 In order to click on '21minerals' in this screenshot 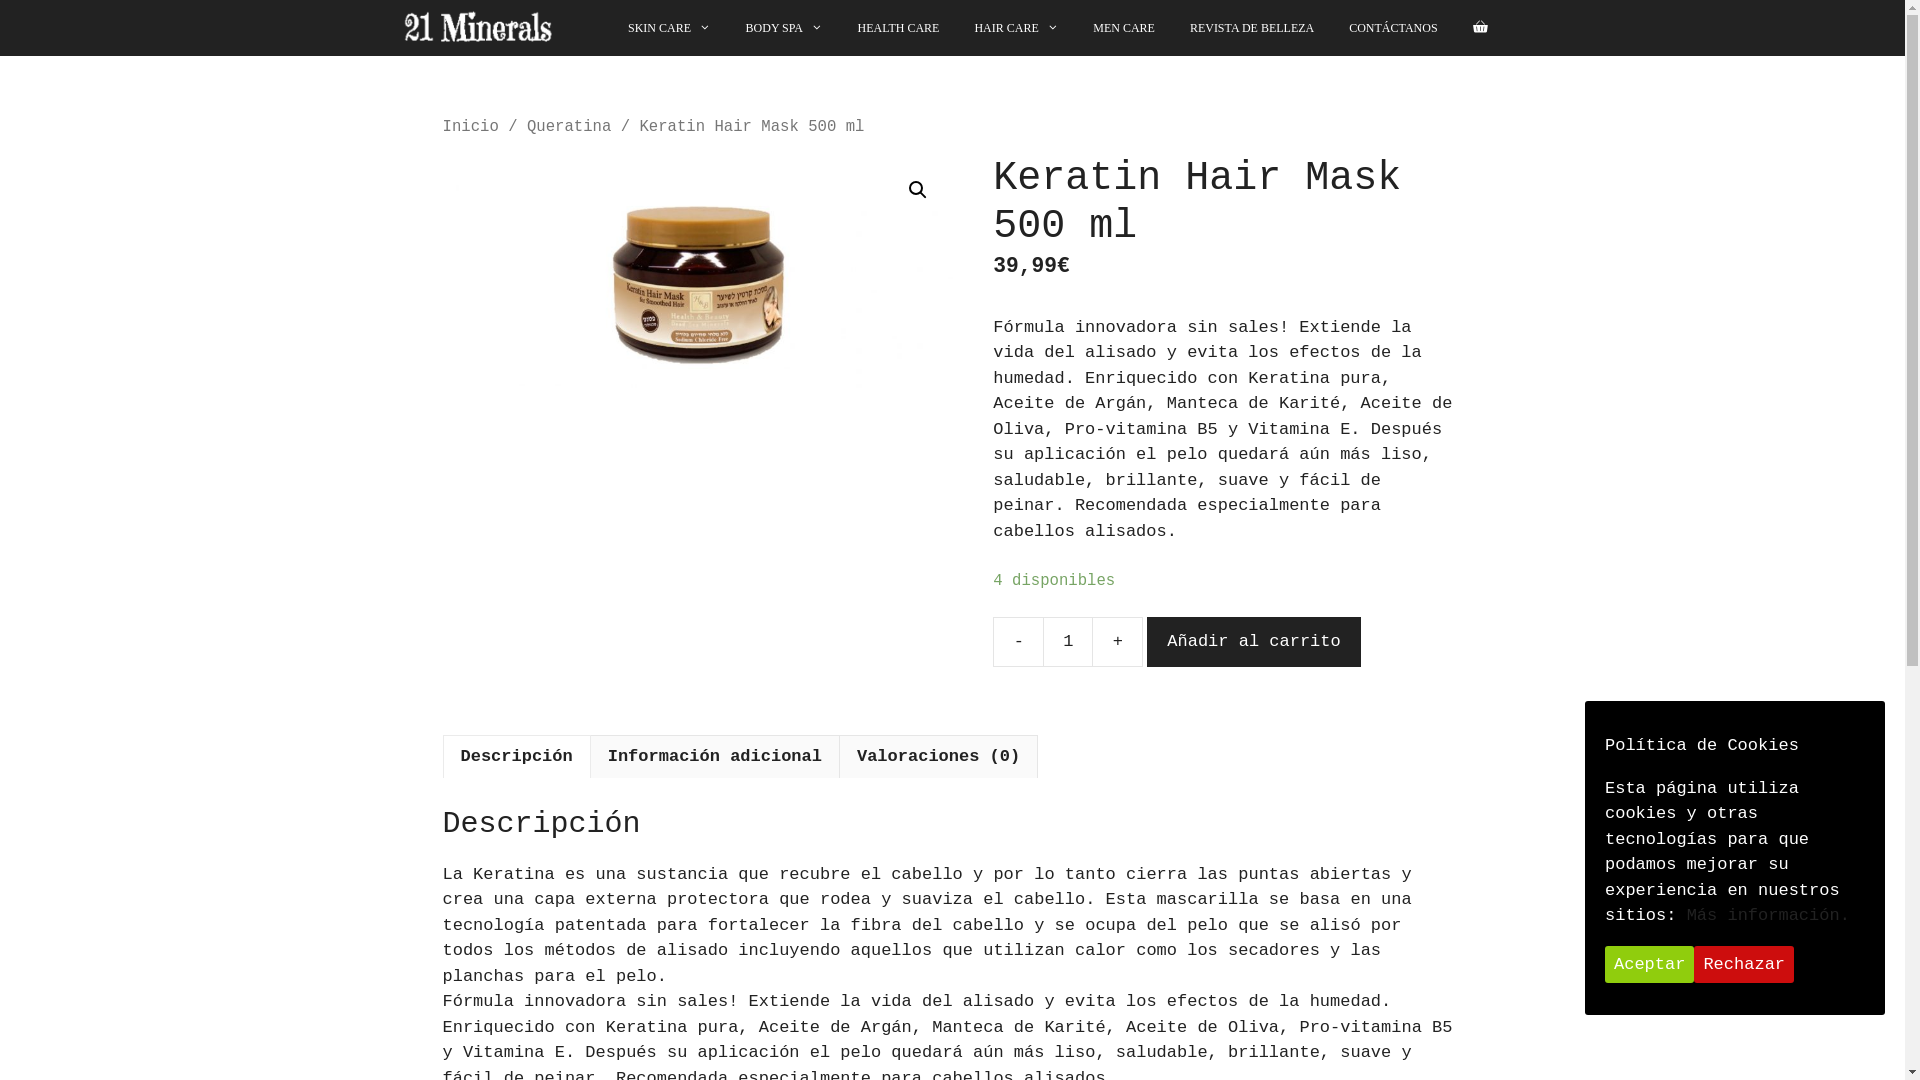, I will do `click(476, 27)`.